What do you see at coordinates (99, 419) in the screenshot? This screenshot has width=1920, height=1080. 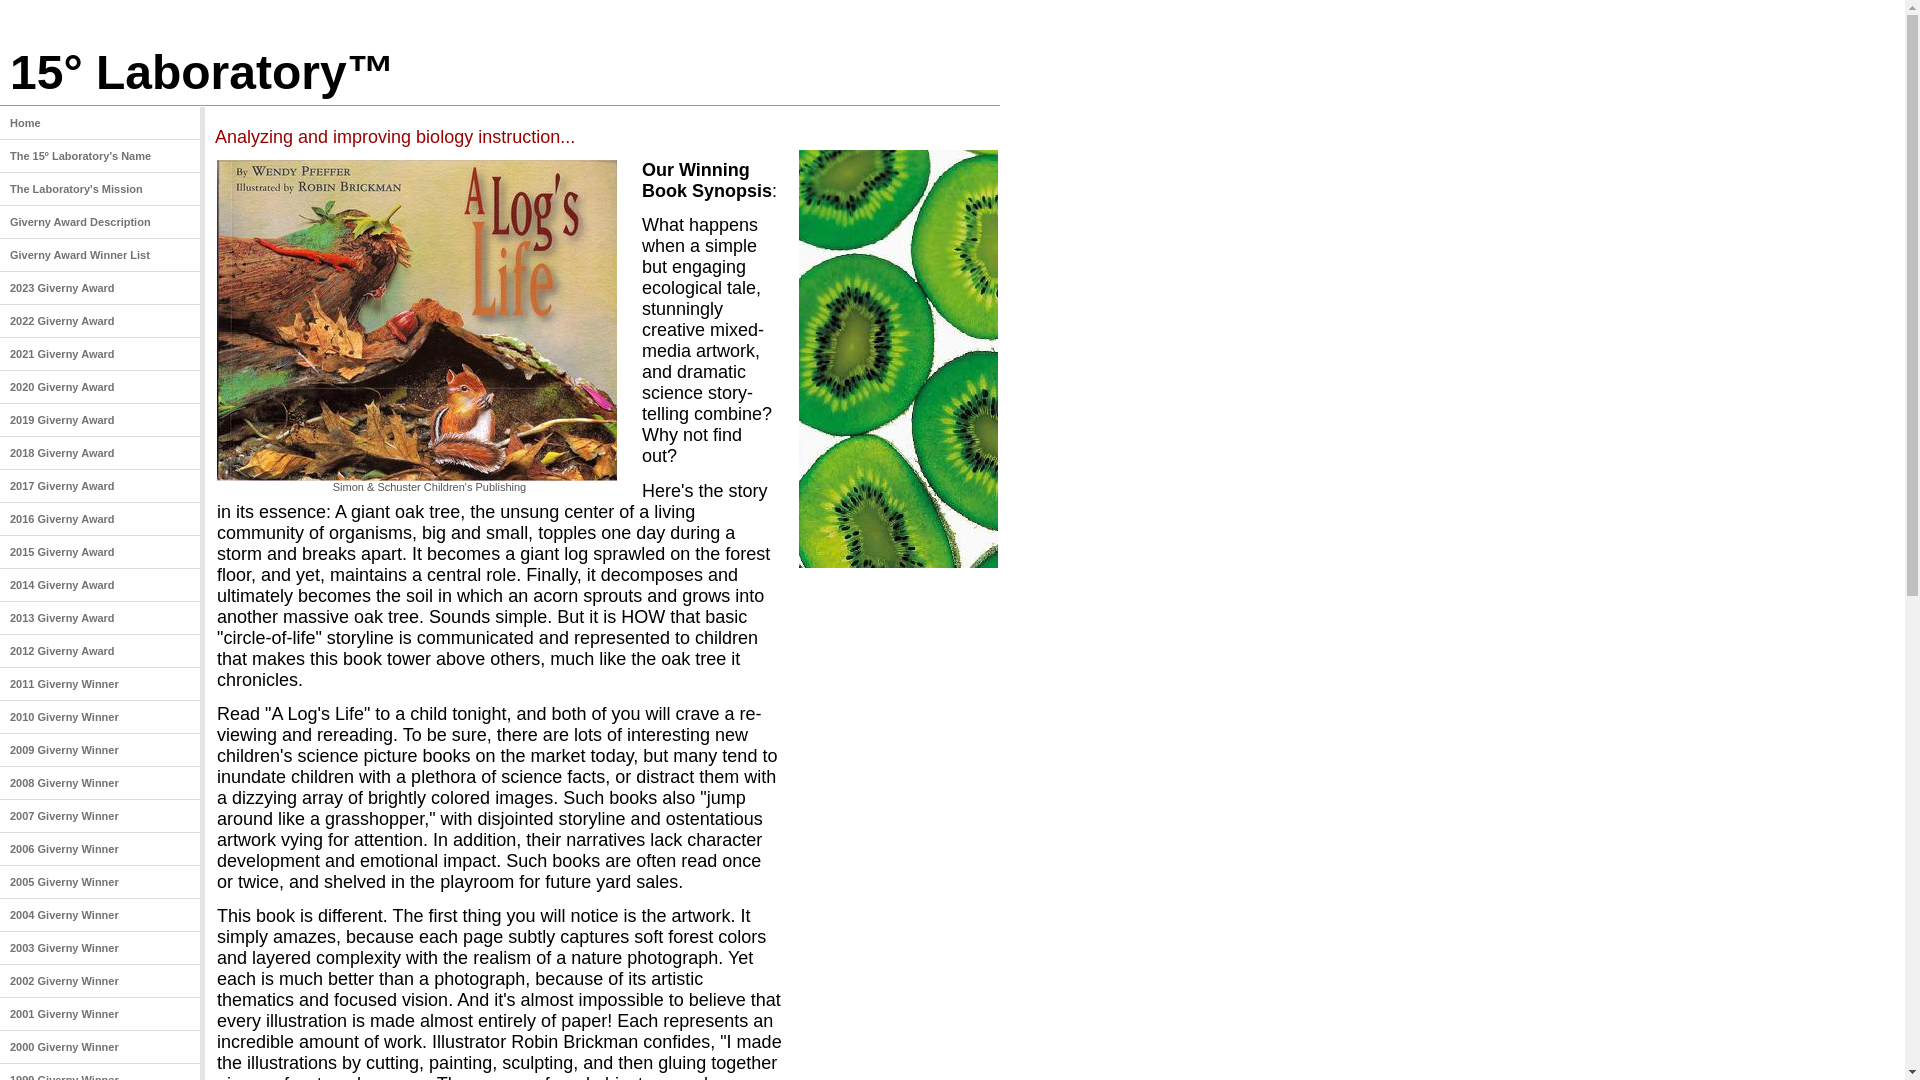 I see `'2019 Giverny Award'` at bounding box center [99, 419].